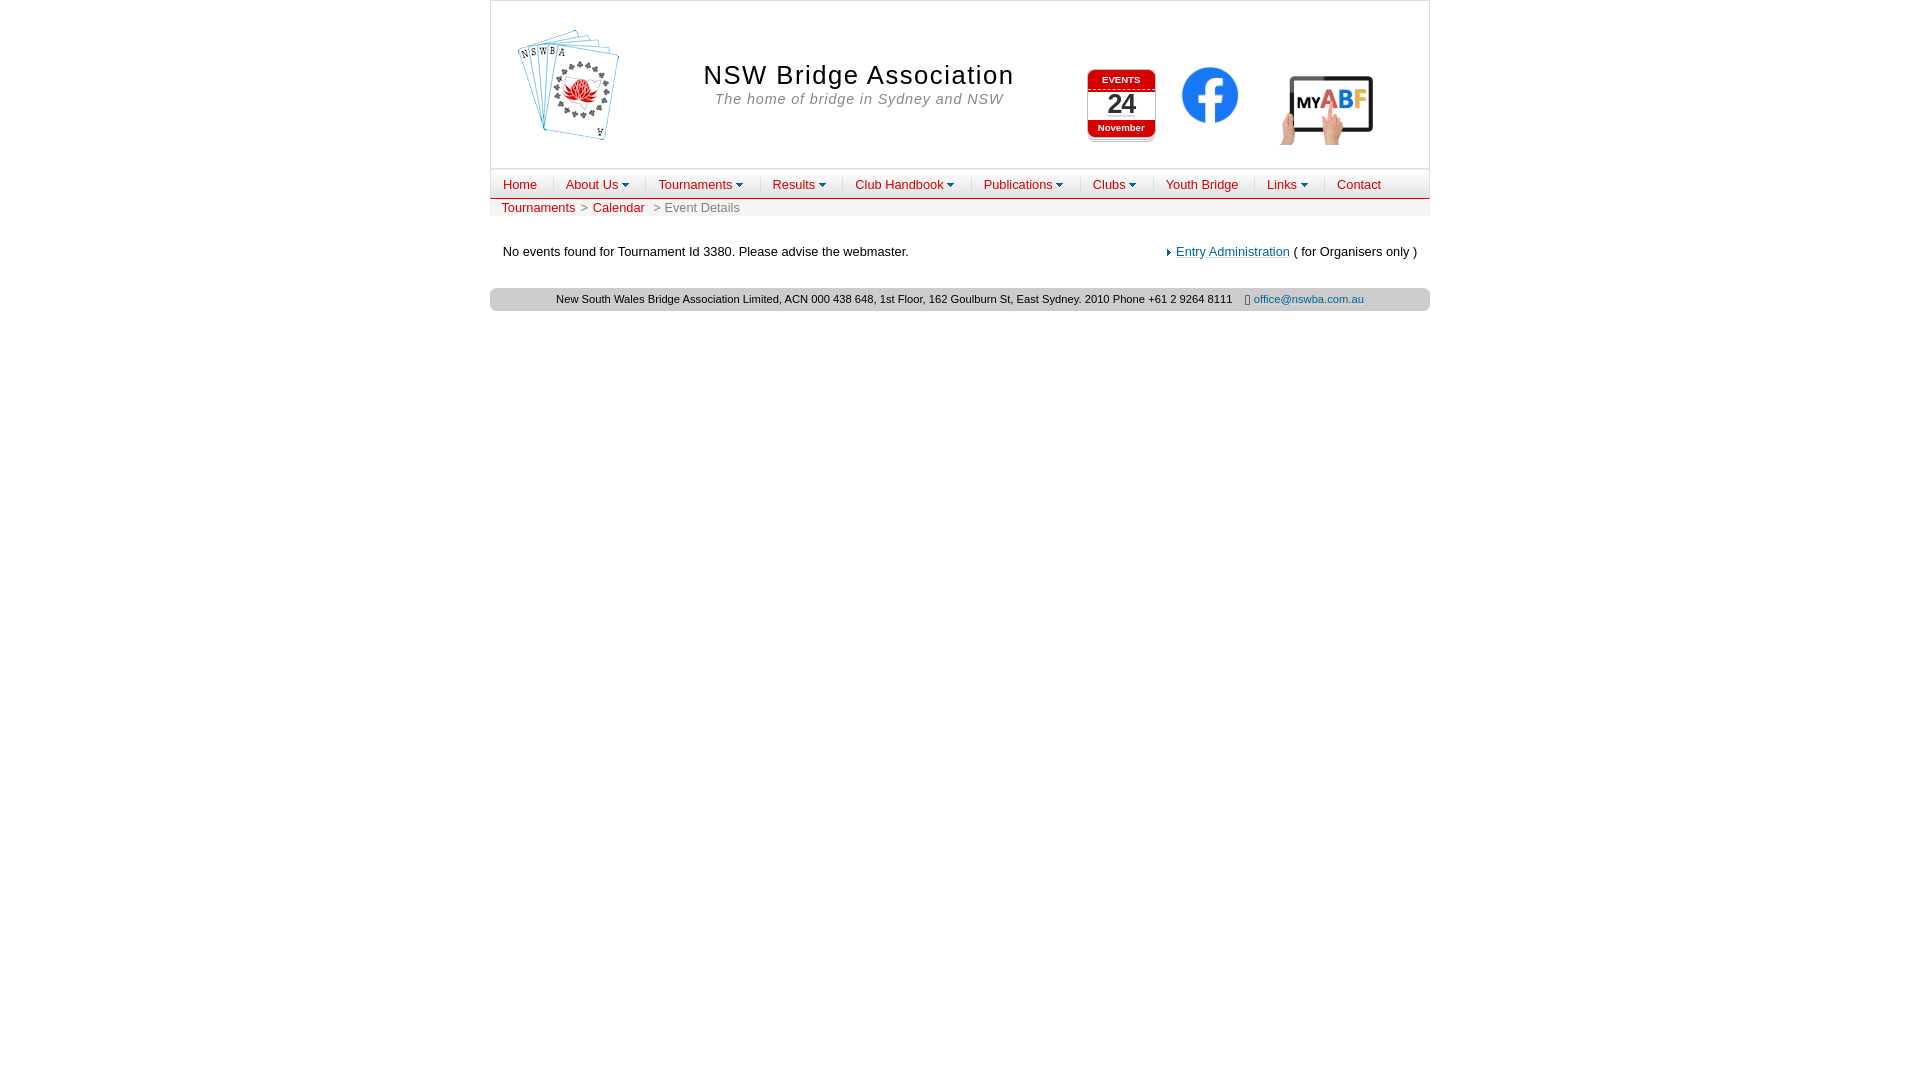  I want to click on 'Publications', so click(1024, 184).